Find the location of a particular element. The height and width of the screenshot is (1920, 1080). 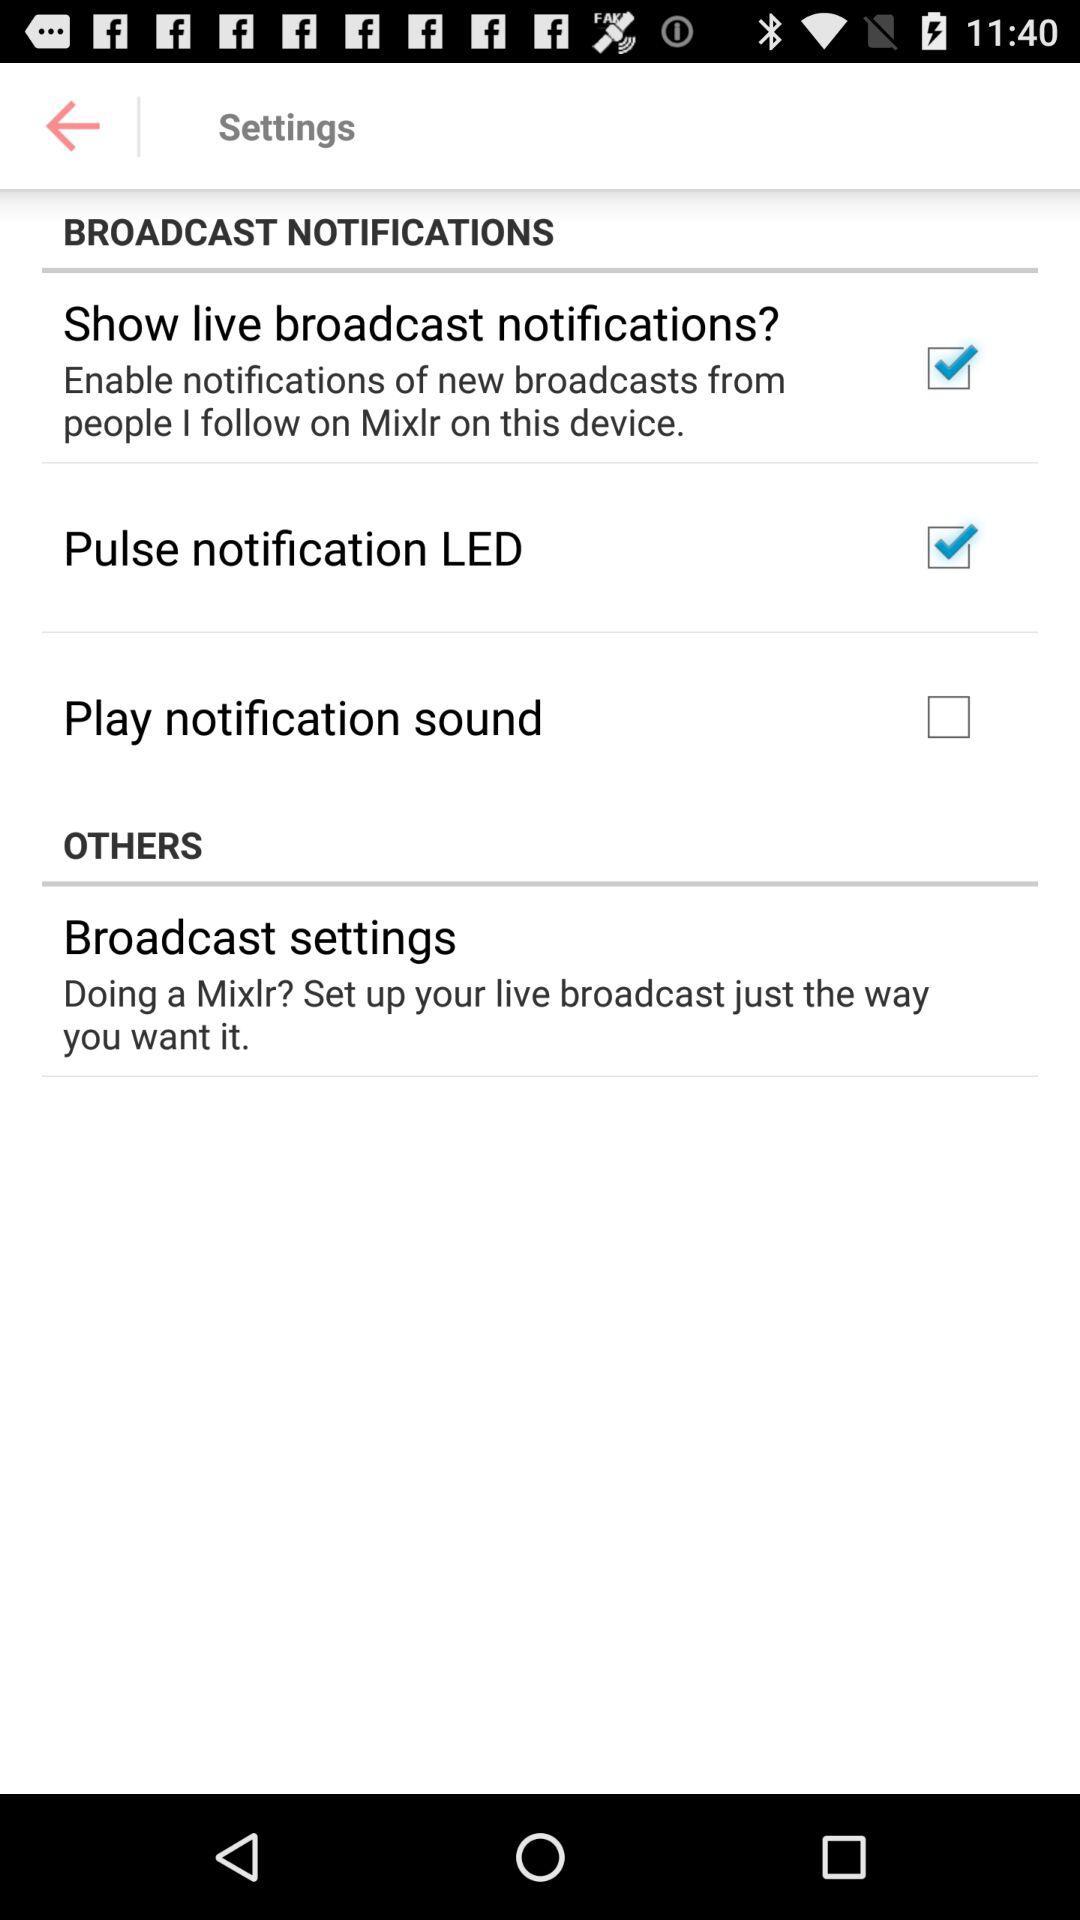

the others app is located at coordinates (540, 844).